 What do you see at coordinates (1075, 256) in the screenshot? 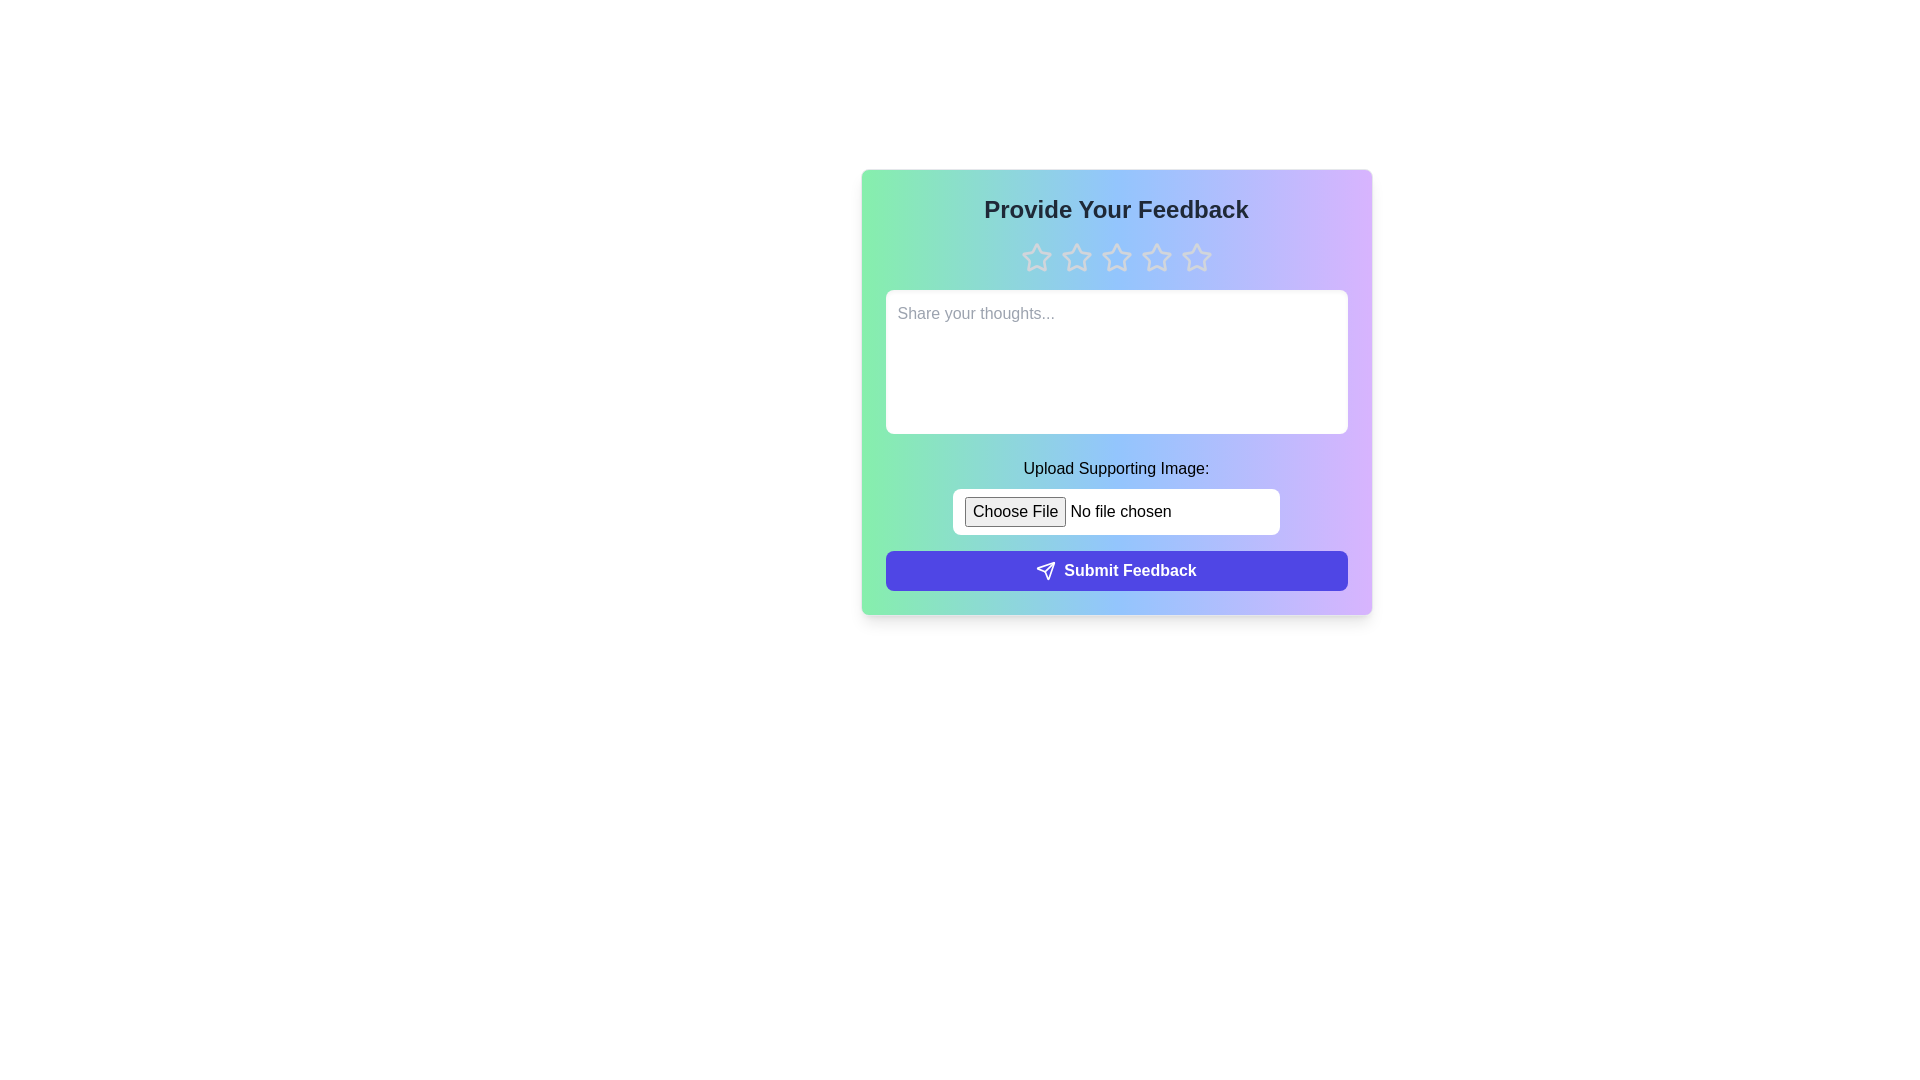
I see `the second star icon in the rating section of the user feedback form` at bounding box center [1075, 256].